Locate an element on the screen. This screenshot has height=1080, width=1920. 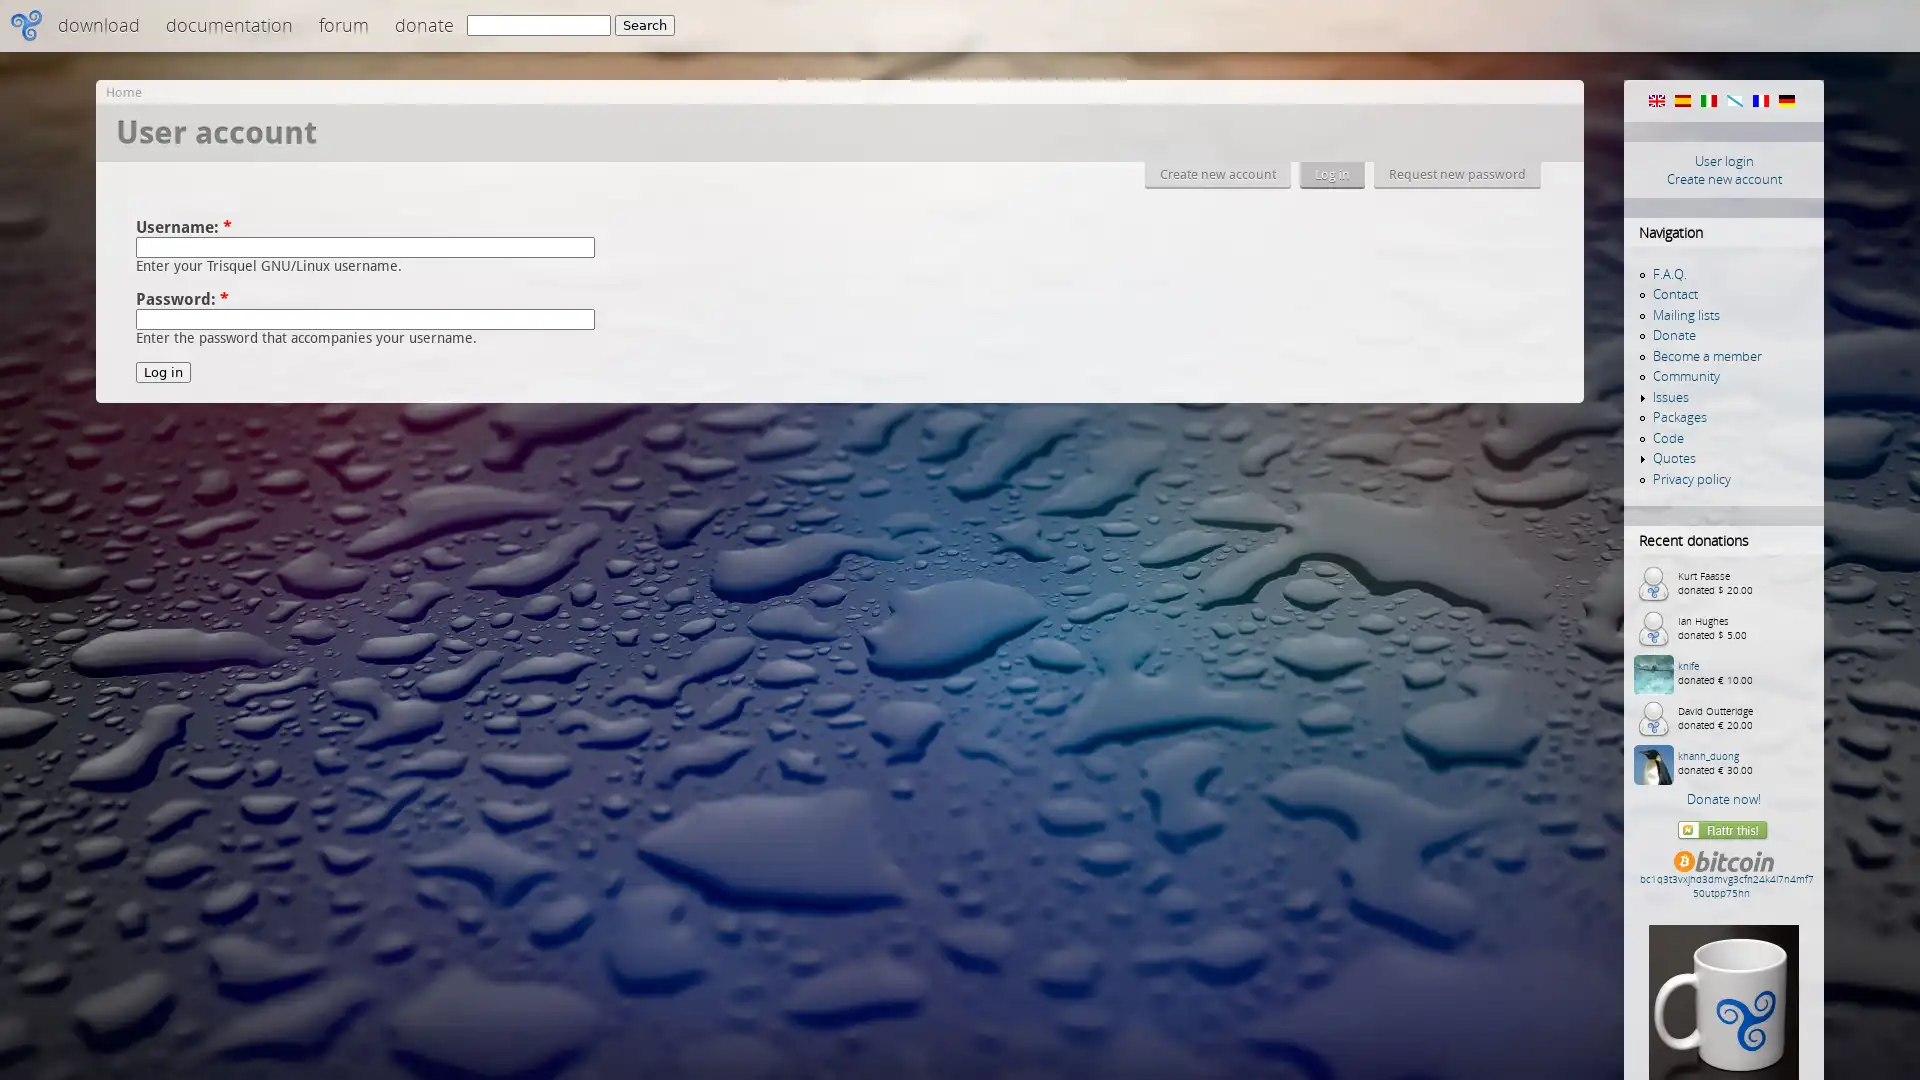
Search is located at coordinates (644, 25).